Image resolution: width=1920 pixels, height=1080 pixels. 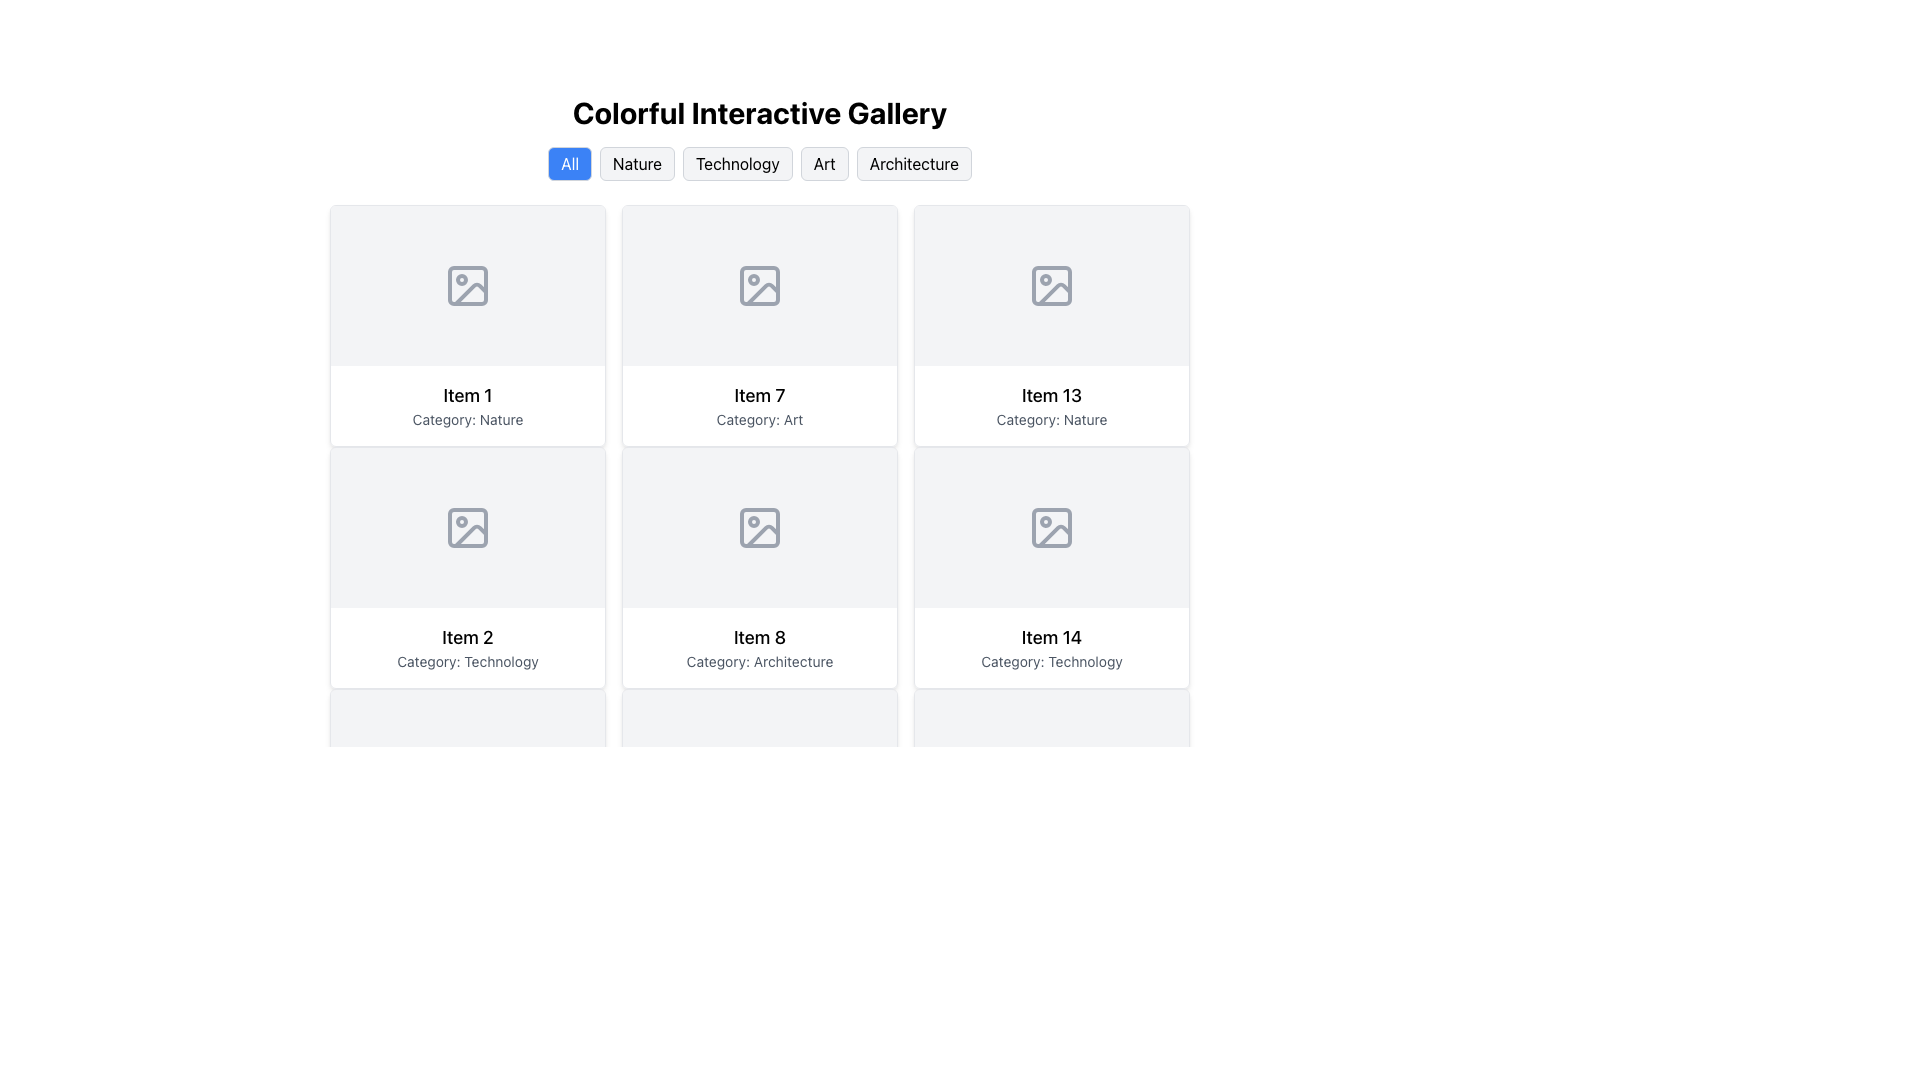 I want to click on the 'Nature' filter button located in the horizontal button group beneath the title 'Colorful Interactive Gallery' to apply the filter to the displayed gallery items, so click(x=636, y=163).